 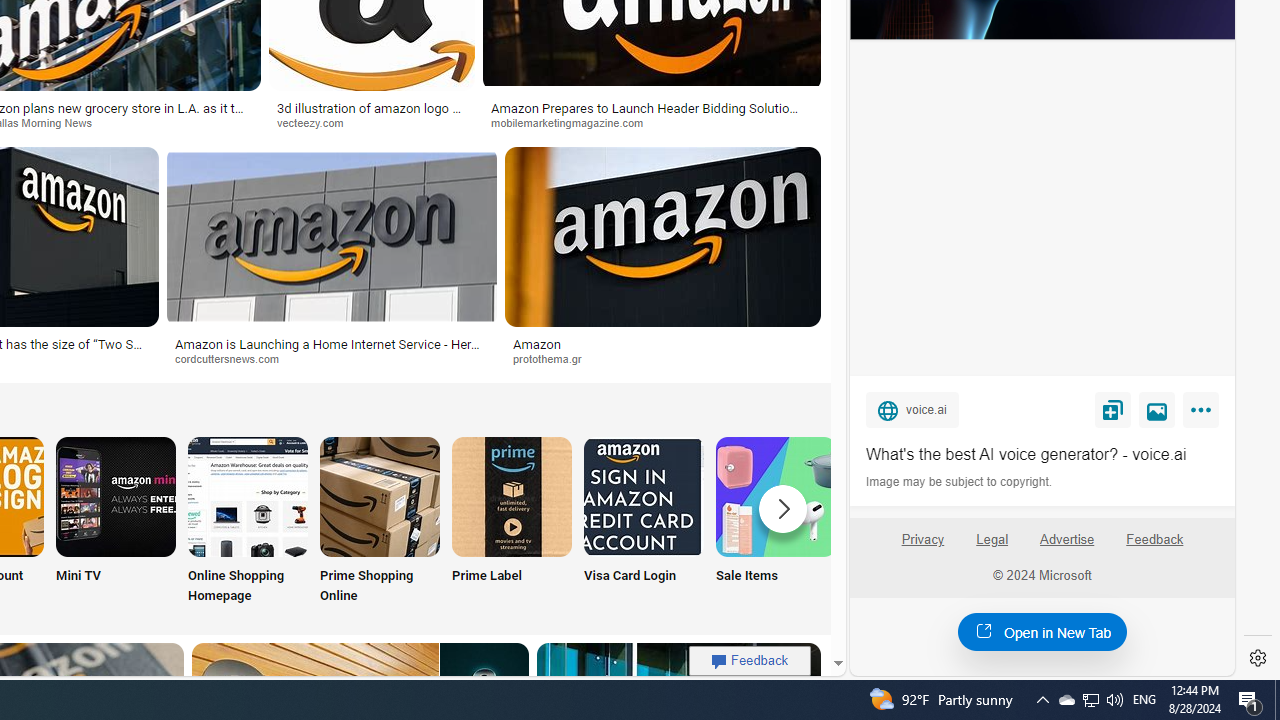 What do you see at coordinates (1065, 538) in the screenshot?
I see `'Advertise'` at bounding box center [1065, 538].